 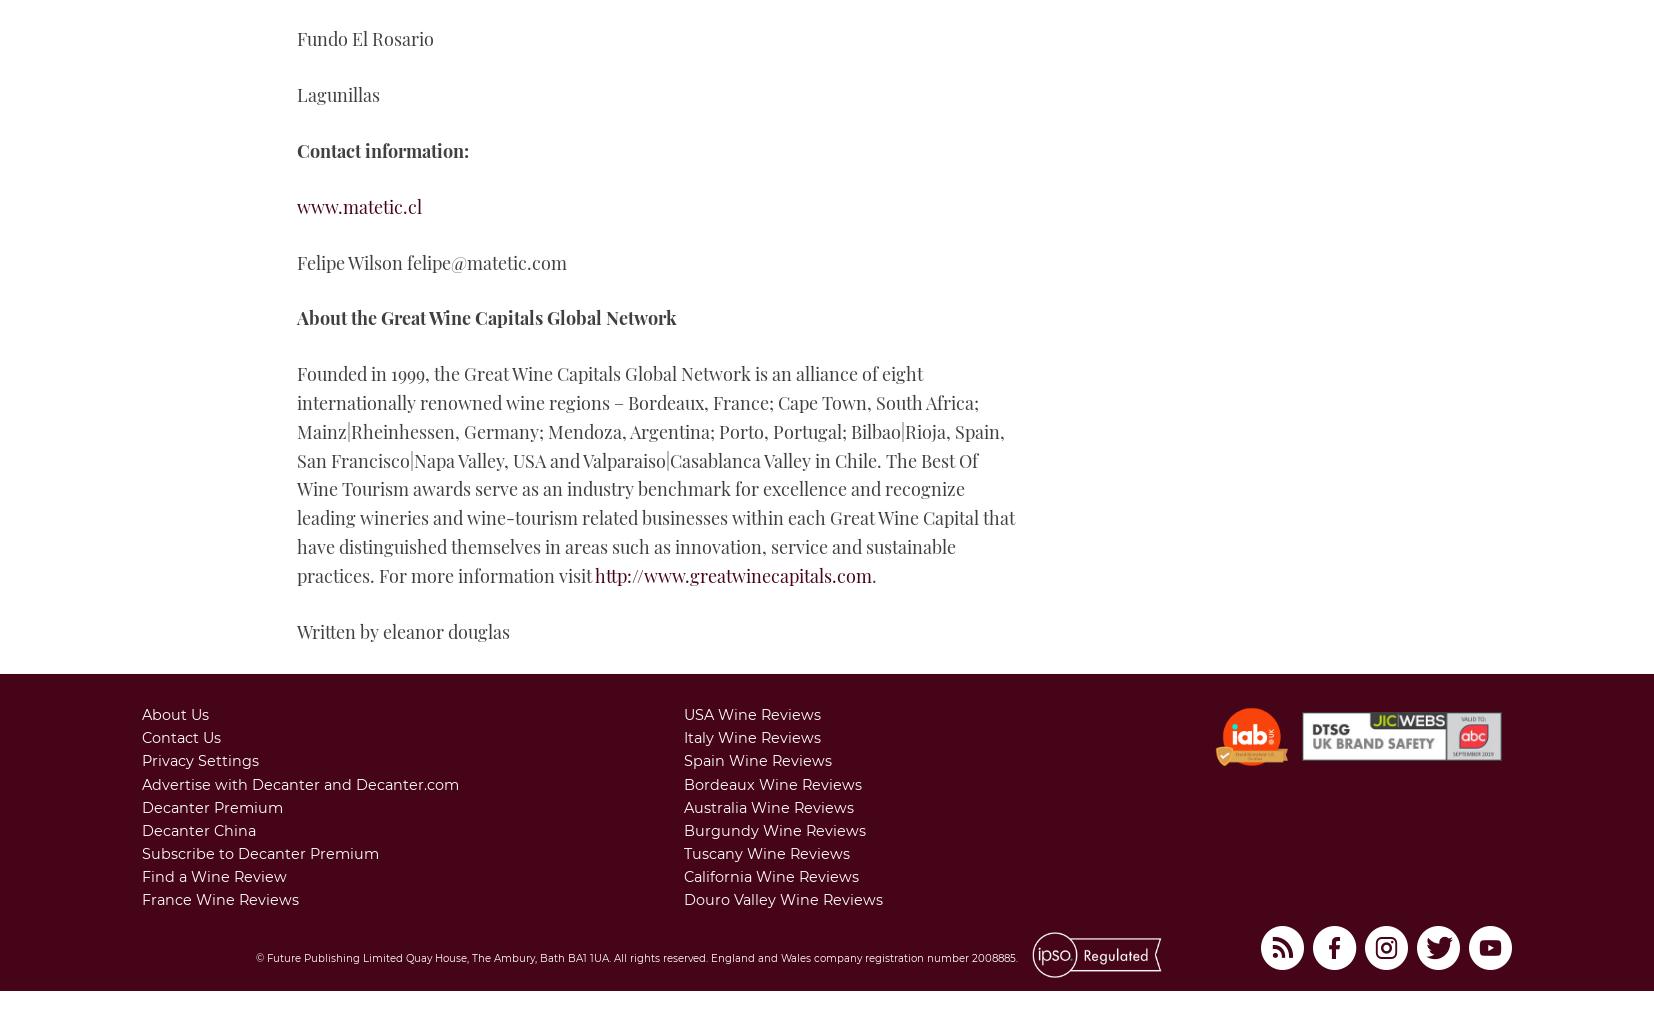 What do you see at coordinates (402, 630) in the screenshot?
I see `'Written by eleanor douglas'` at bounding box center [402, 630].